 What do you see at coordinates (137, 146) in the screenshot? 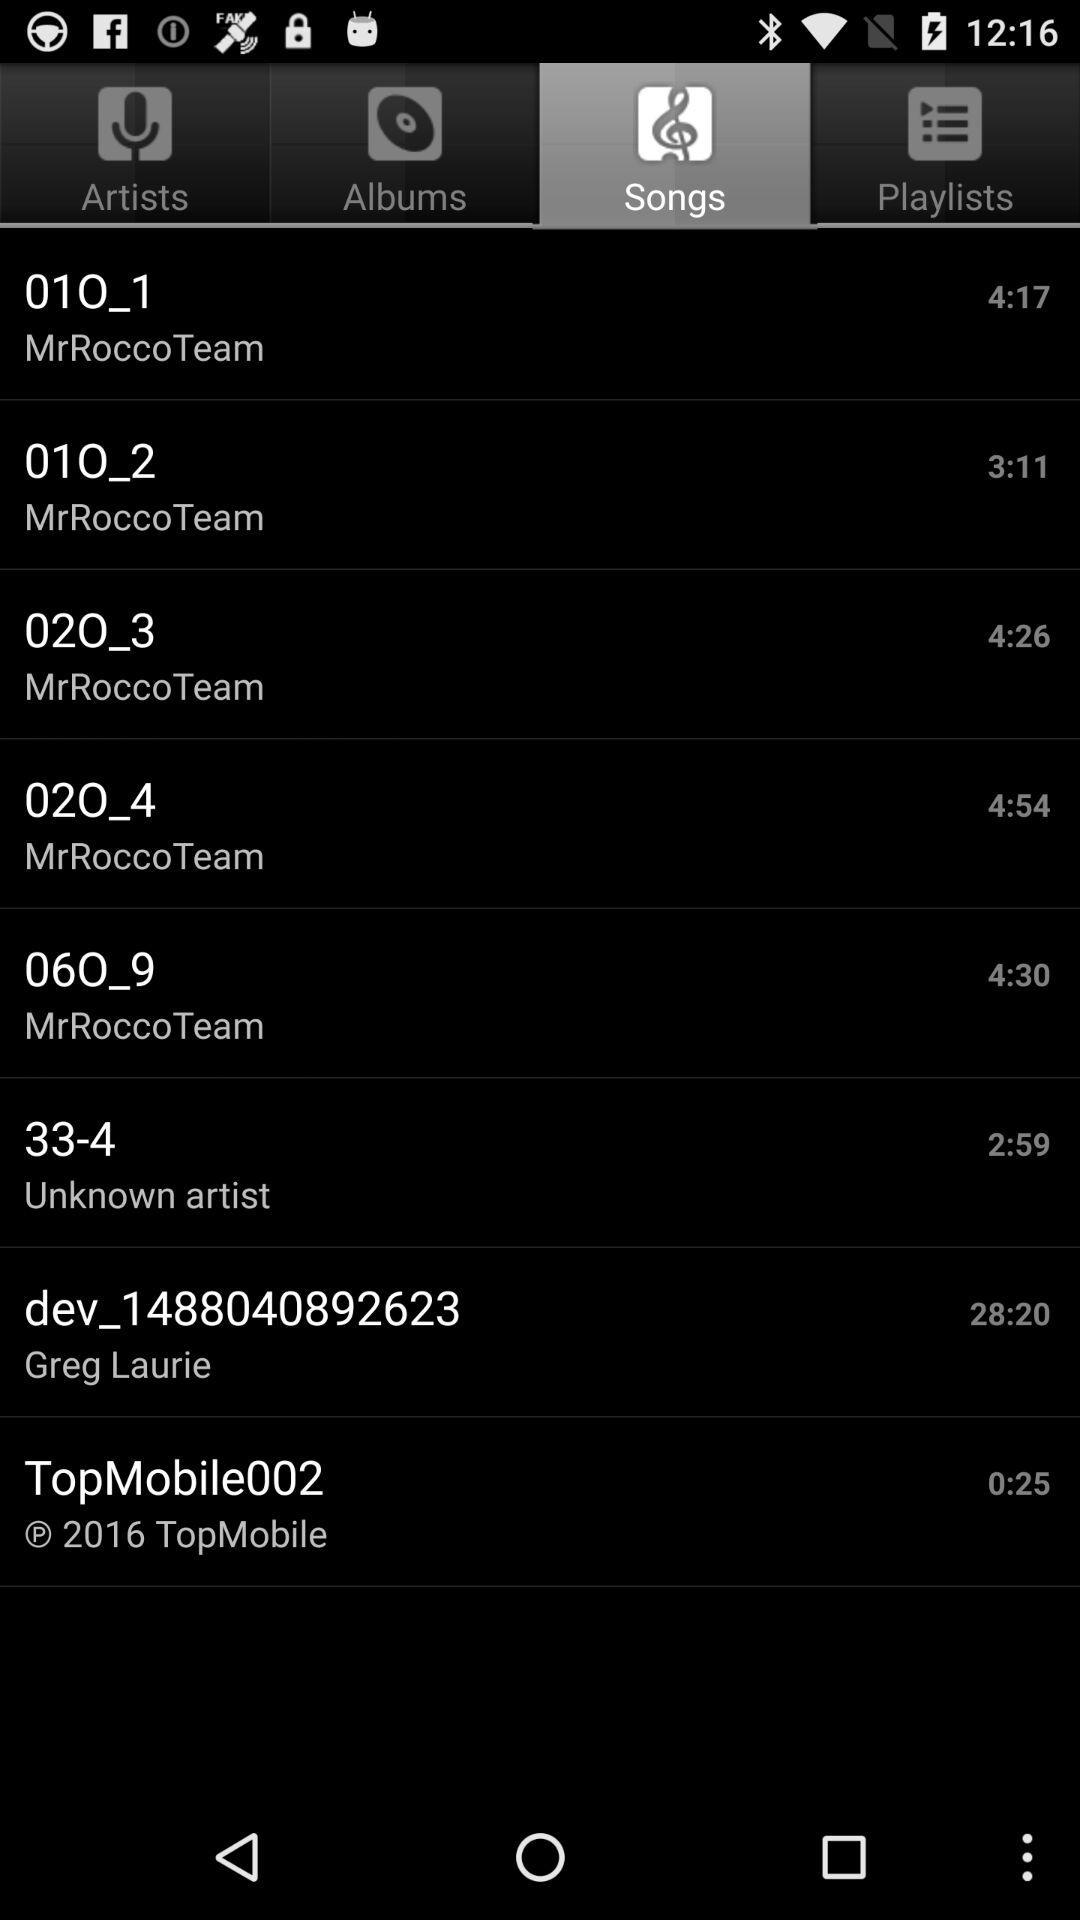
I see `the app next to songs app` at bounding box center [137, 146].